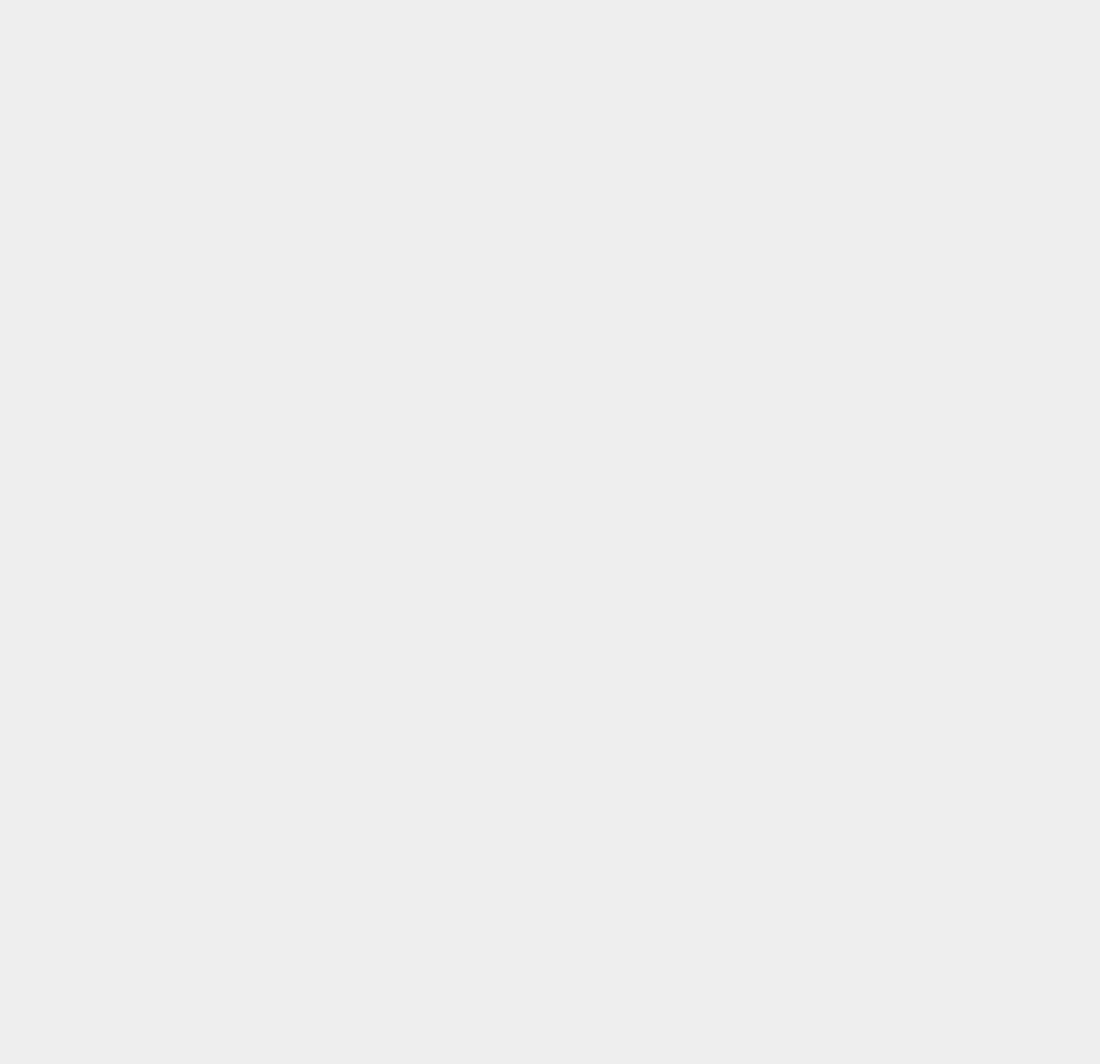 This screenshot has height=1064, width=1100. Describe the element at coordinates (798, 571) in the screenshot. I see `'Swype'` at that location.